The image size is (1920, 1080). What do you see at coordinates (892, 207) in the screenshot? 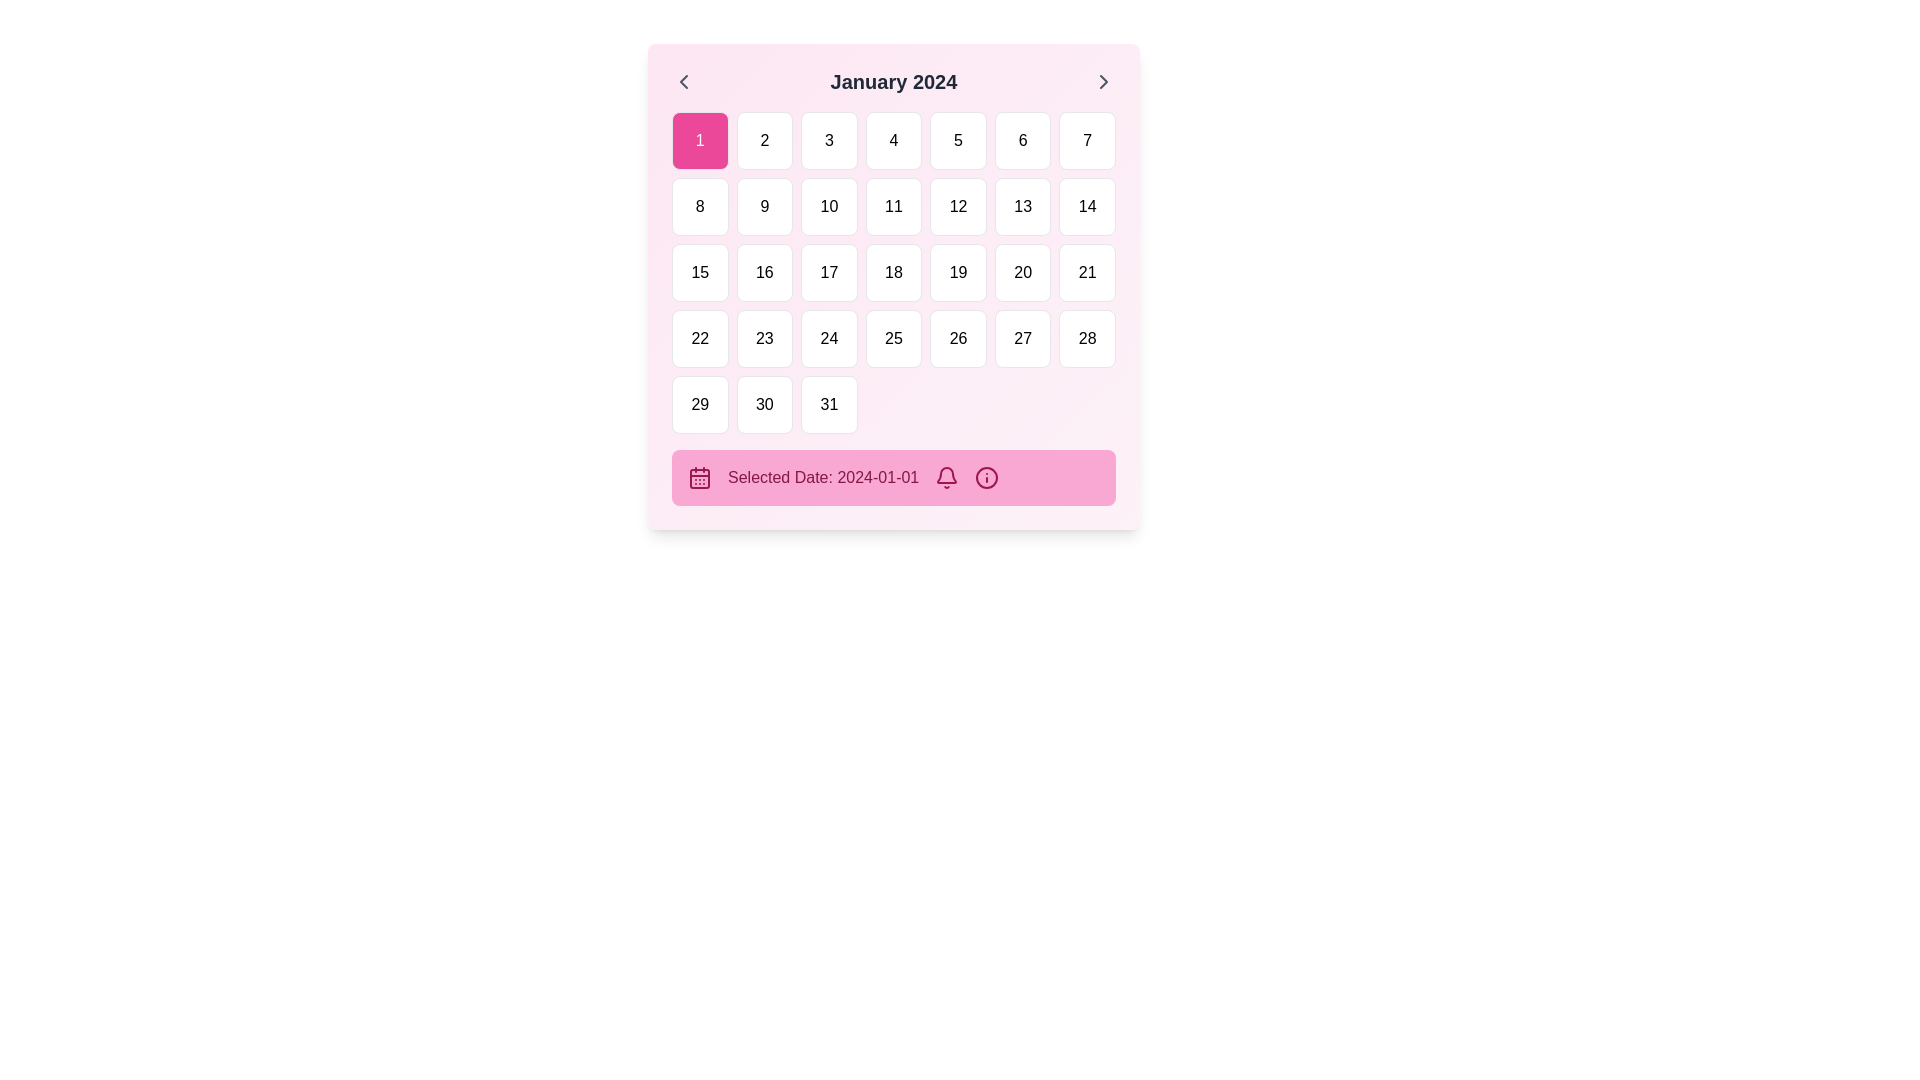
I see `the button displaying '11'` at bounding box center [892, 207].